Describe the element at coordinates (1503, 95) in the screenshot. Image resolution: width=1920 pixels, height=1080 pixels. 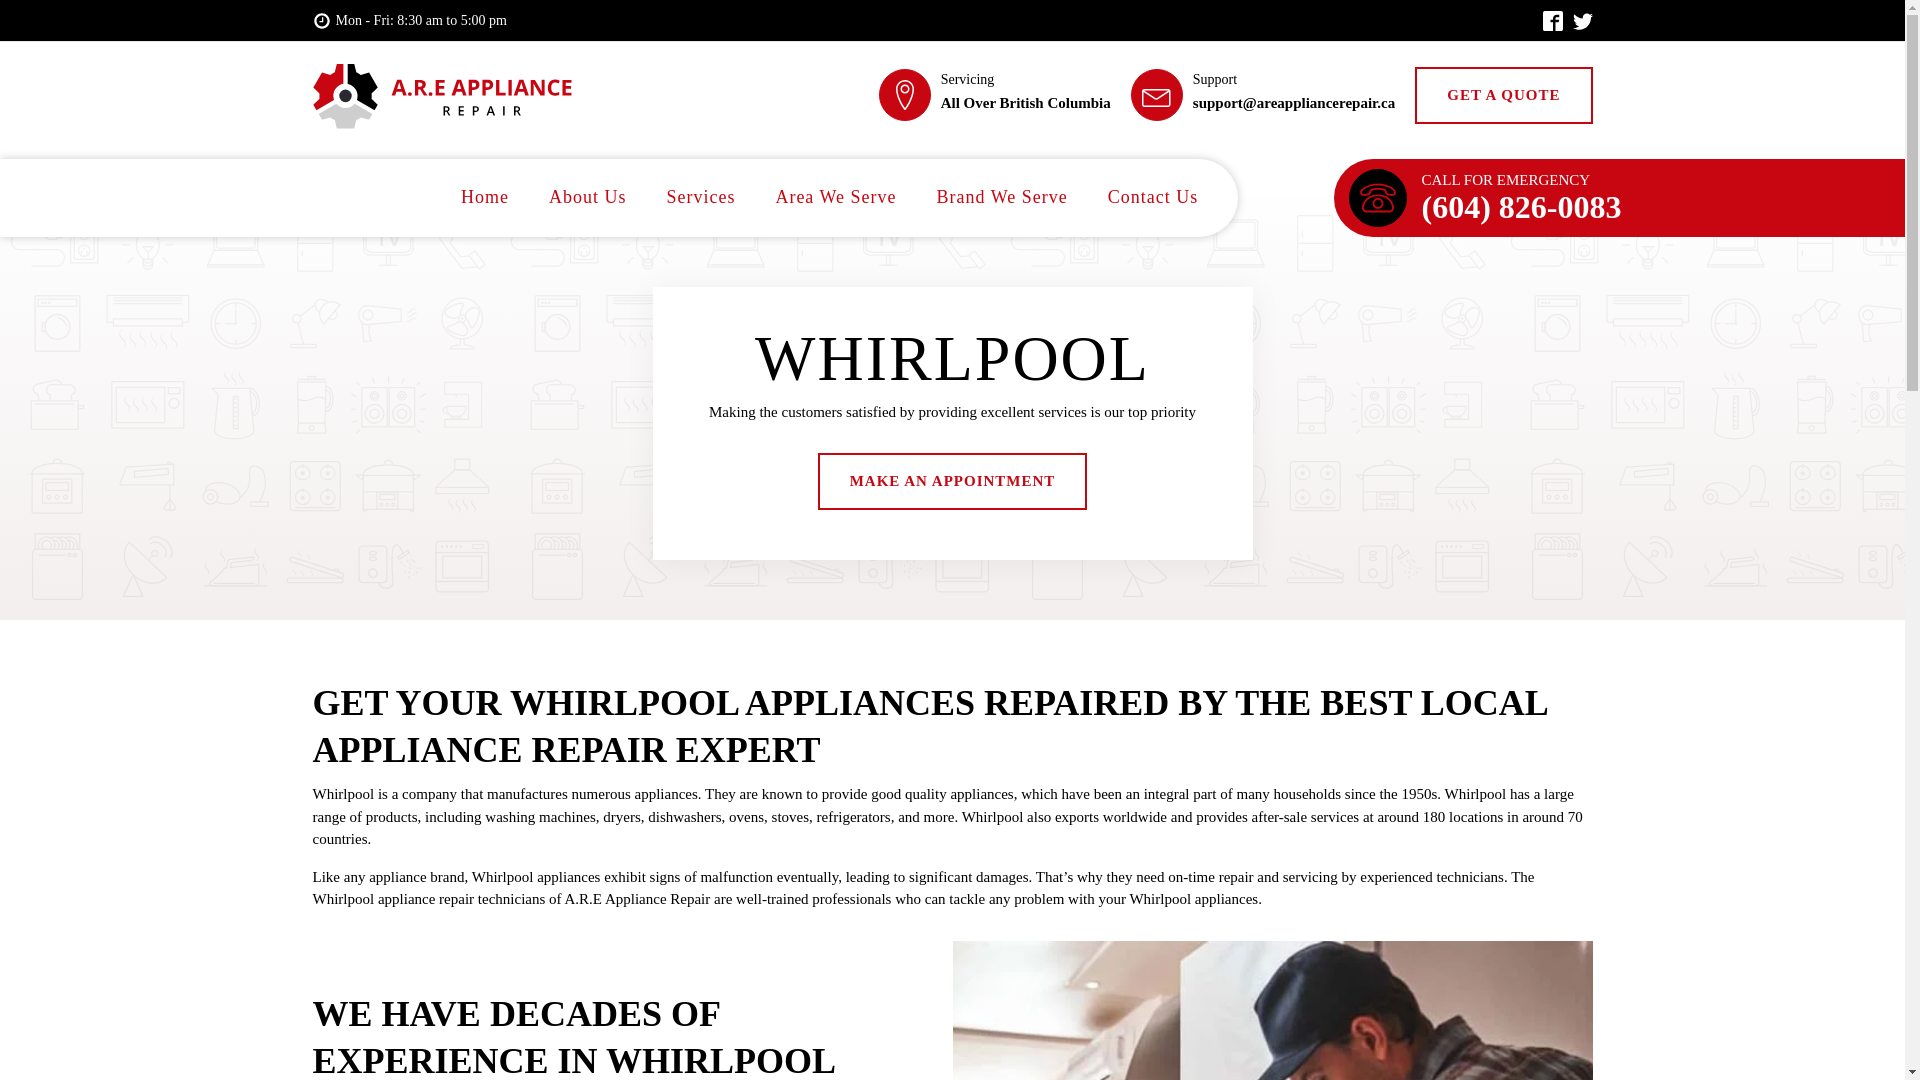
I see `'GET A QUOTE'` at that location.